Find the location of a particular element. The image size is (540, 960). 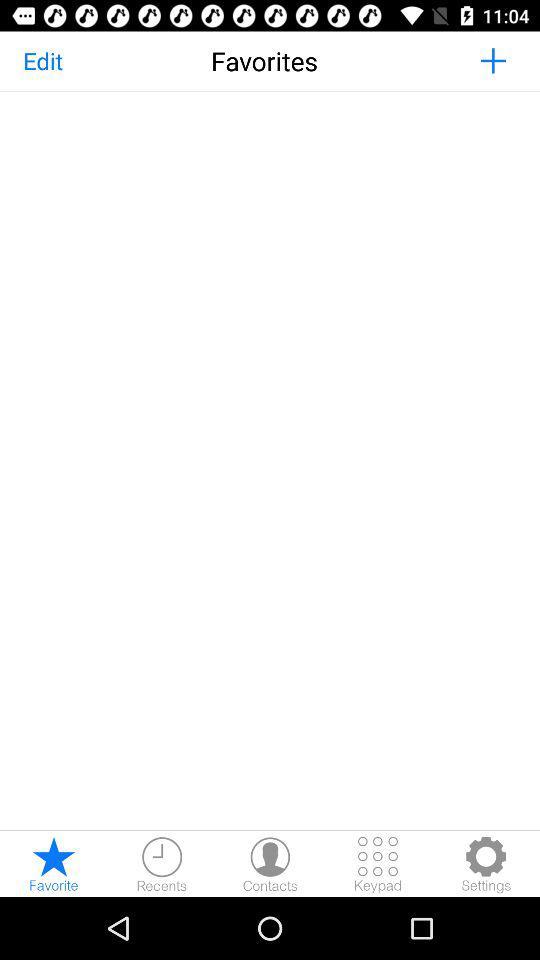

recents is located at coordinates (161, 863).